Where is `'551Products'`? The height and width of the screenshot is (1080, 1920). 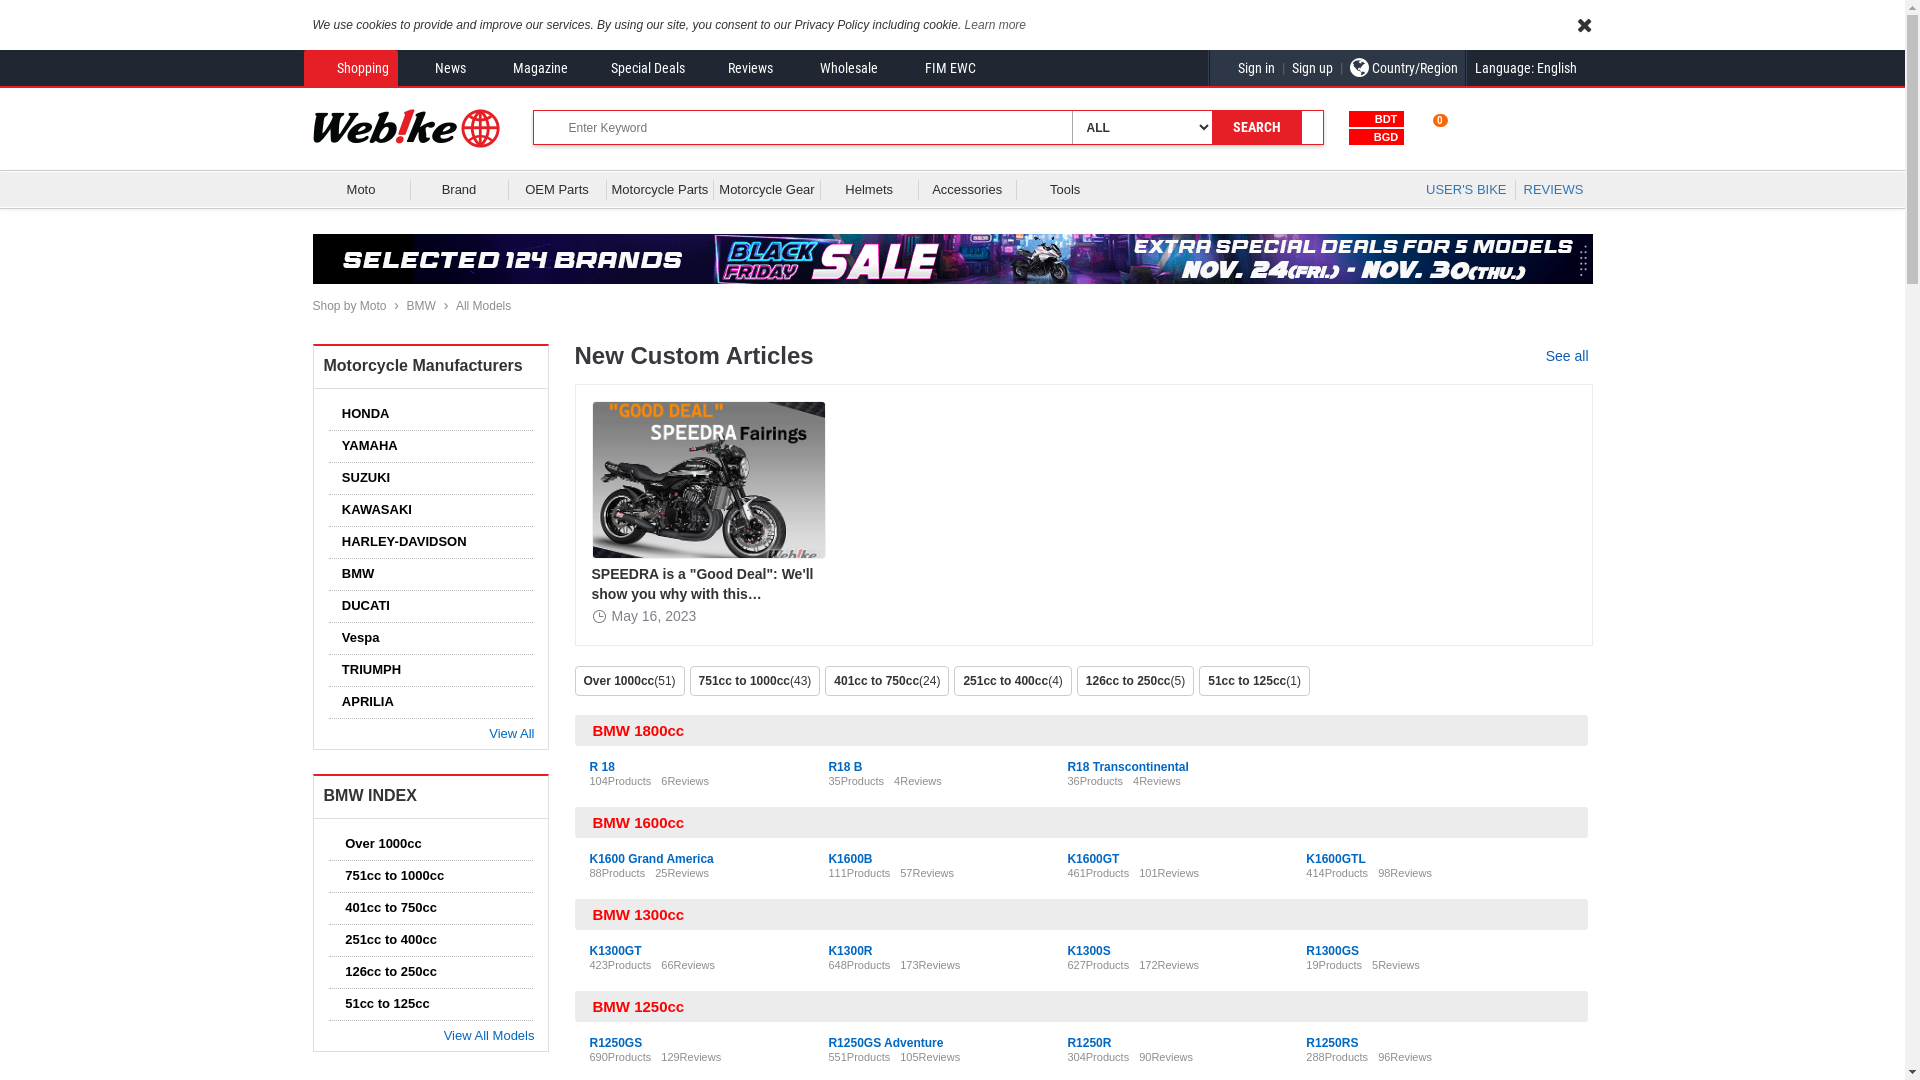 '551Products' is located at coordinates (859, 1055).